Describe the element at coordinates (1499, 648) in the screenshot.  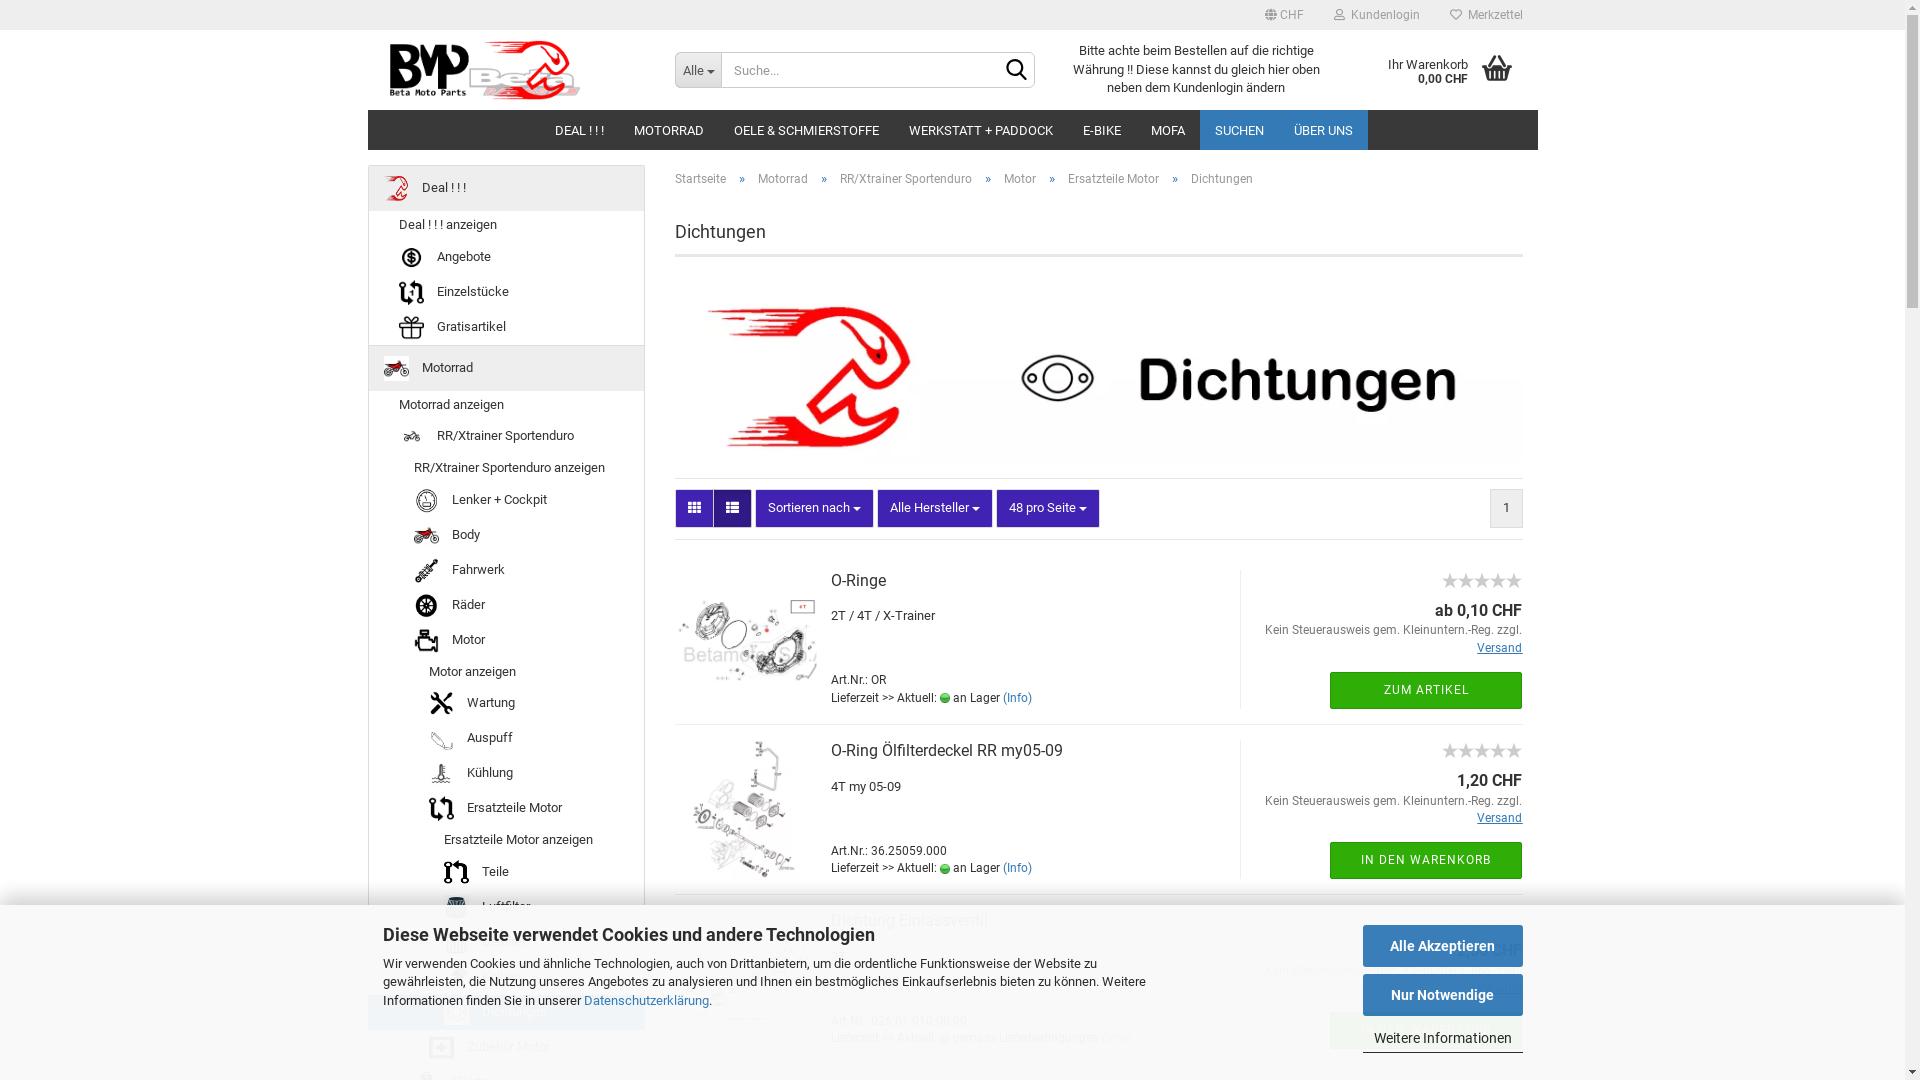
I see `'Versand'` at that location.